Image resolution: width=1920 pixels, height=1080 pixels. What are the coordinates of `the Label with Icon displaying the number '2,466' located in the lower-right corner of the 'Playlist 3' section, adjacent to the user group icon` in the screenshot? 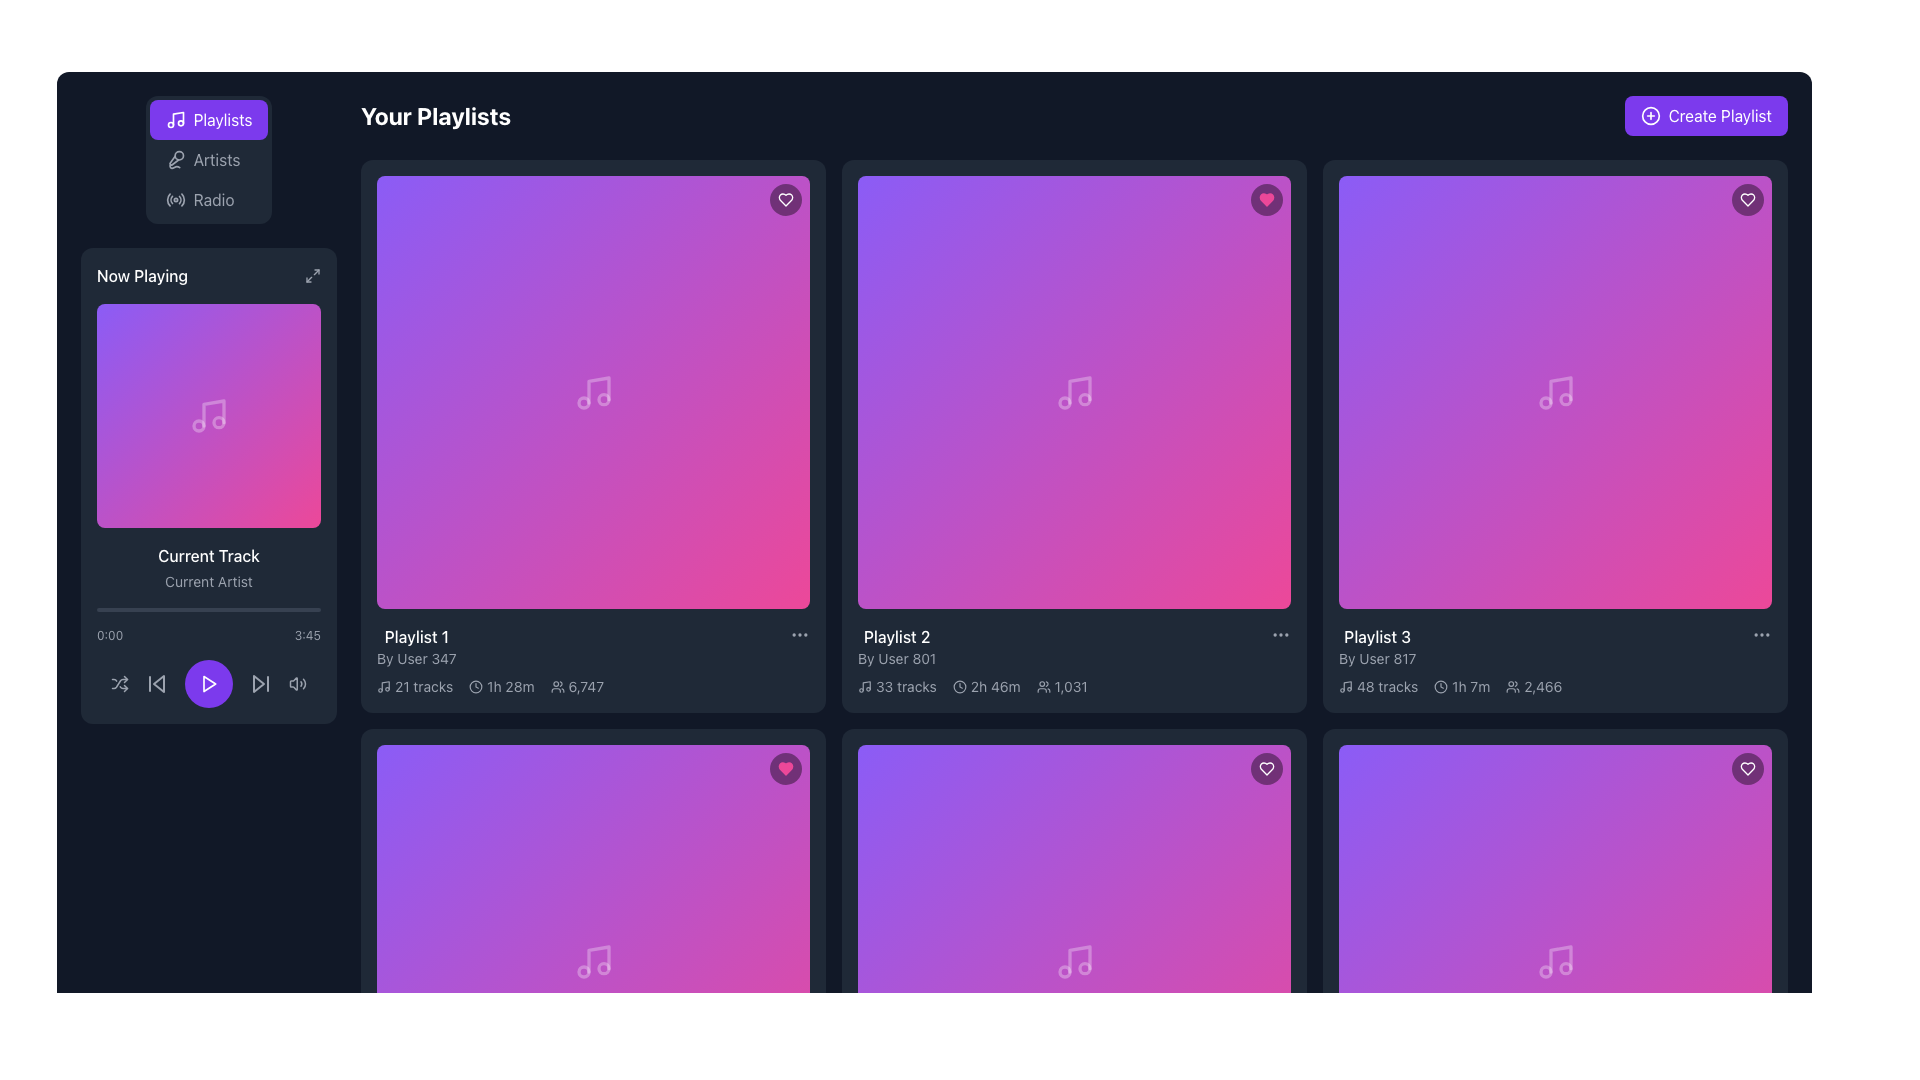 It's located at (1533, 685).